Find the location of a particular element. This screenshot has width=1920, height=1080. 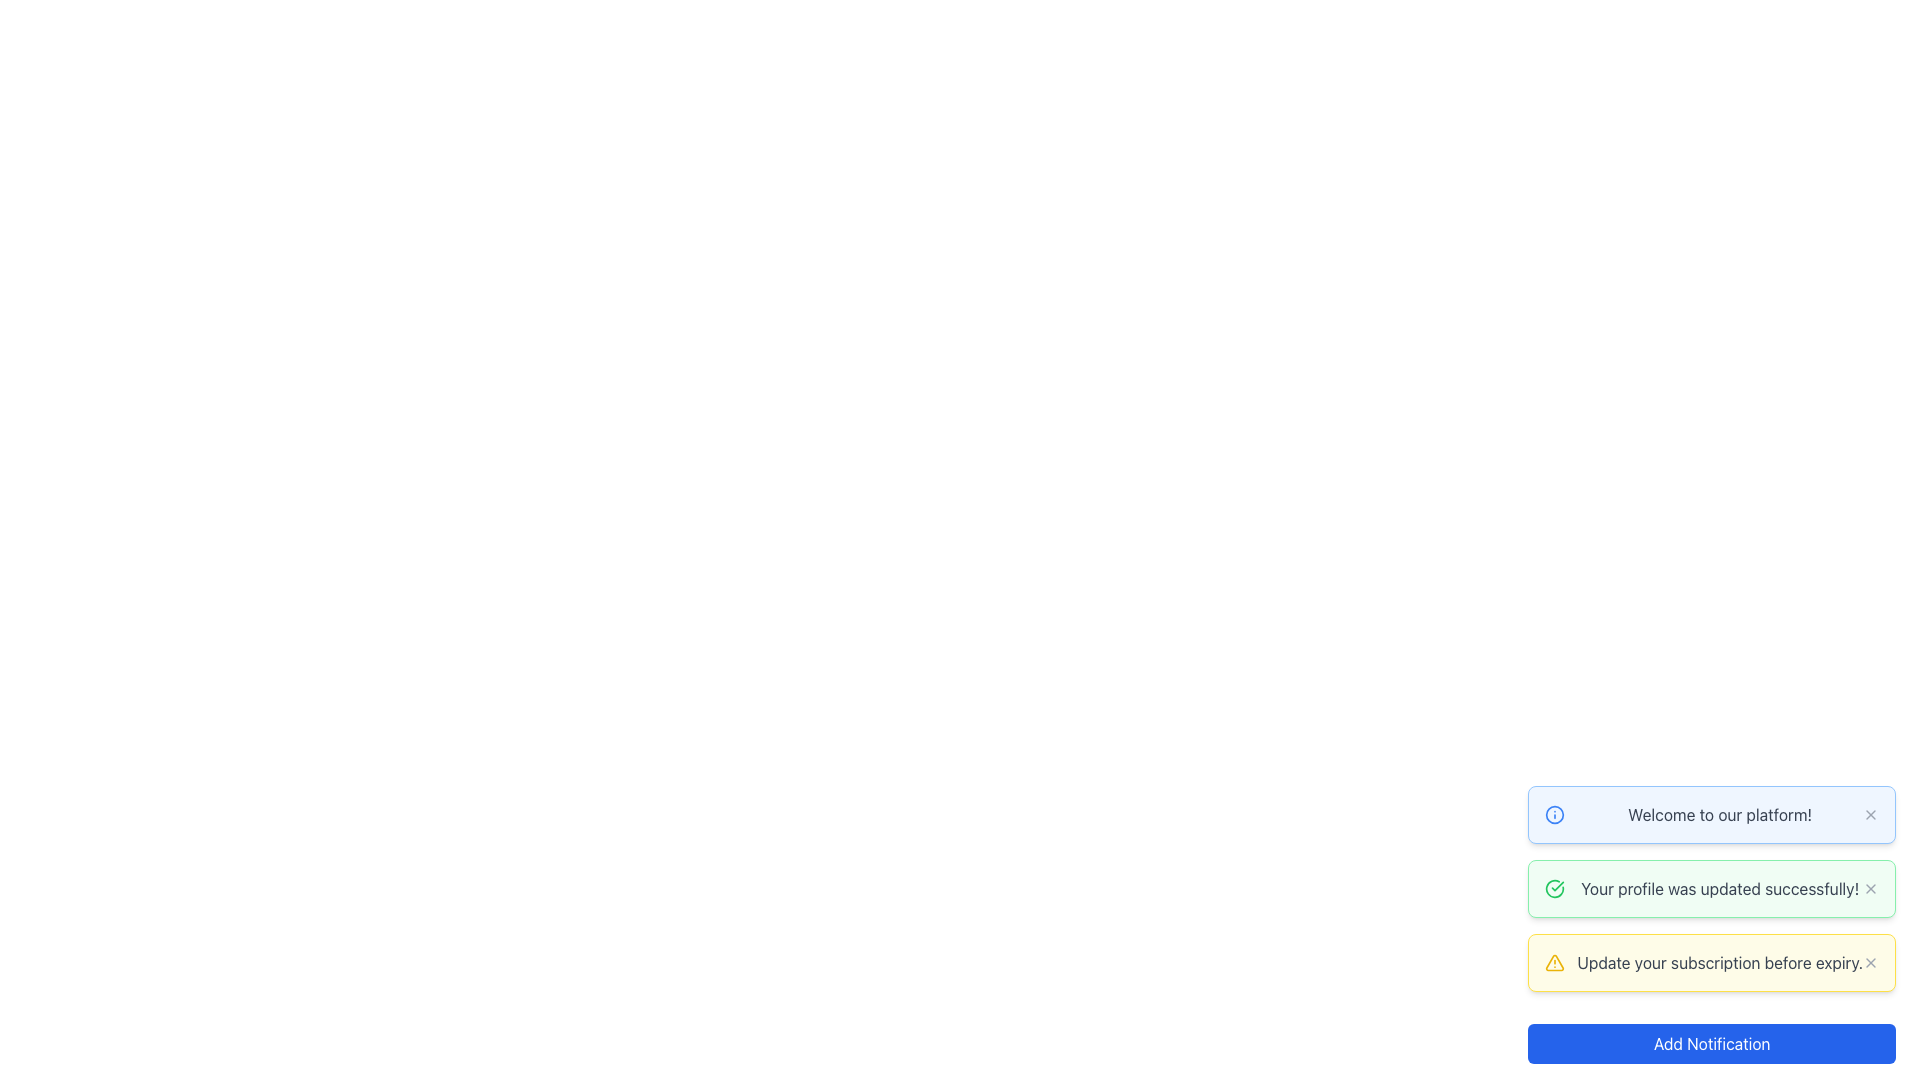

the yellow triangular warning icon with a hollow center, which is located to the left of the notification text 'Update your subscription before expiry.' is located at coordinates (1554, 962).